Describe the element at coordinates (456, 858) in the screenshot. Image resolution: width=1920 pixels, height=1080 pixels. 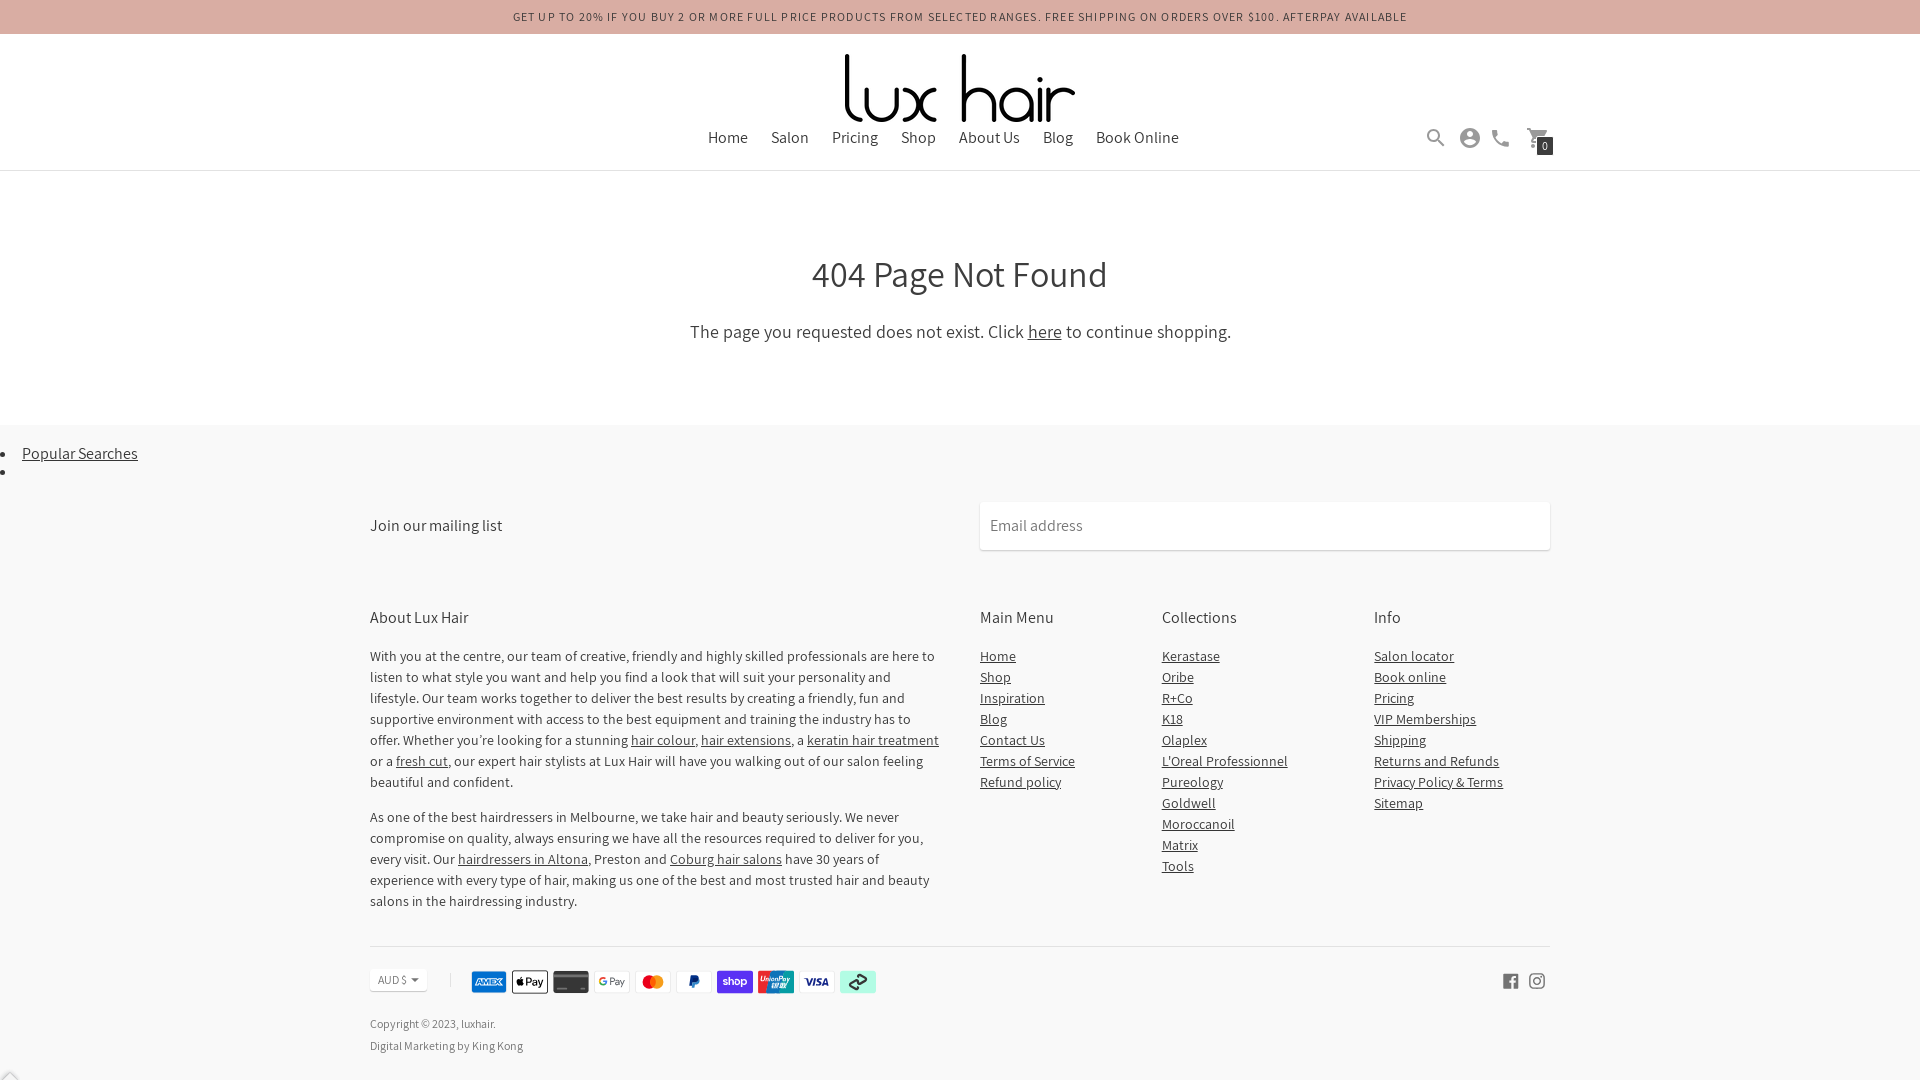
I see `'hairdressers in Altona'` at that location.